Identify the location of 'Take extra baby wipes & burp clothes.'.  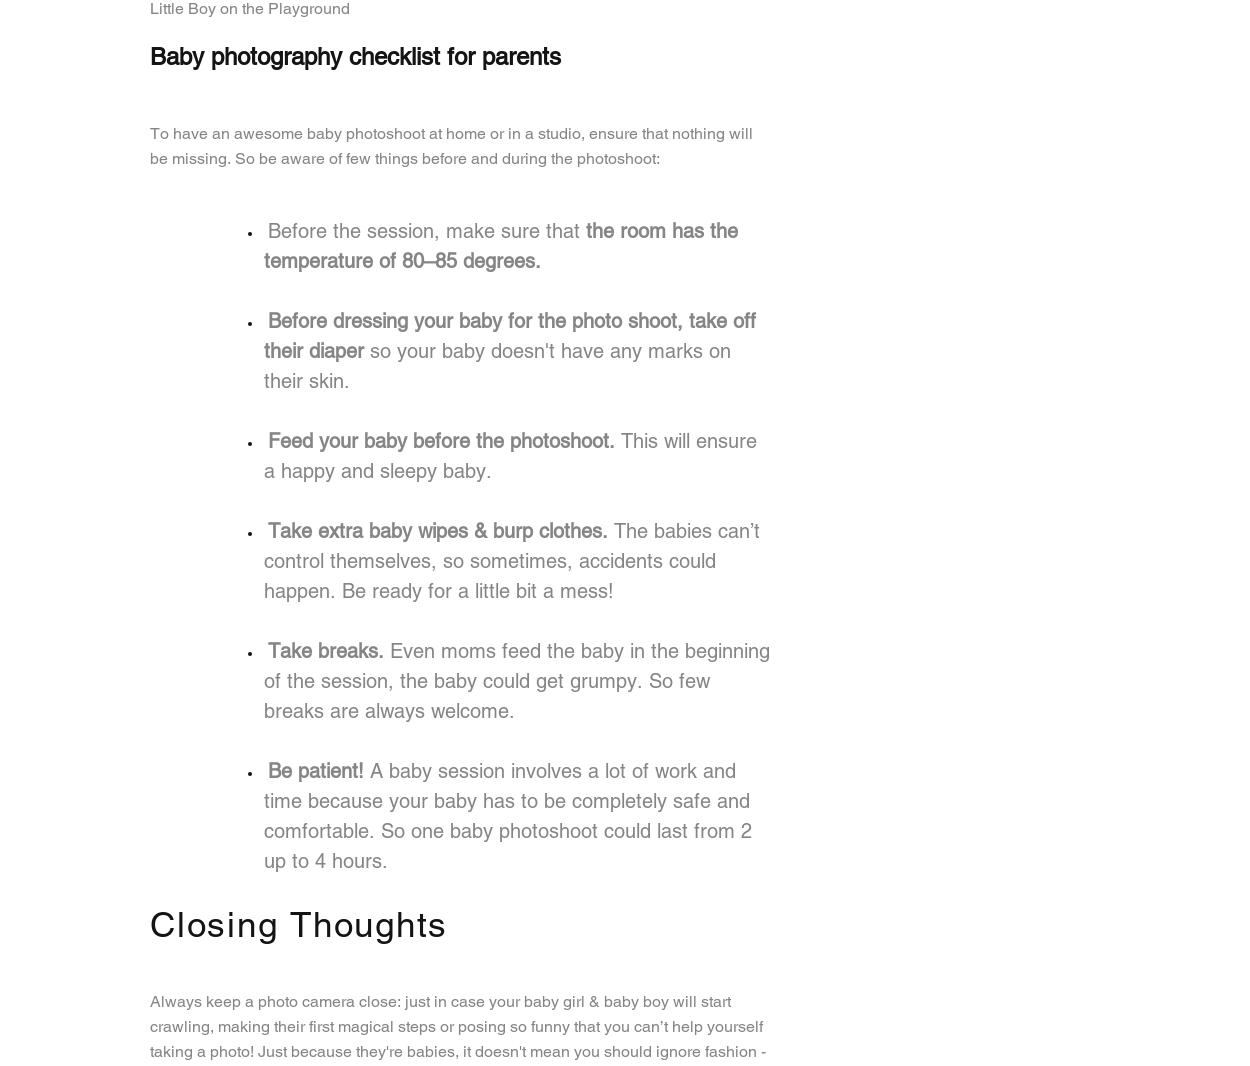
(268, 530).